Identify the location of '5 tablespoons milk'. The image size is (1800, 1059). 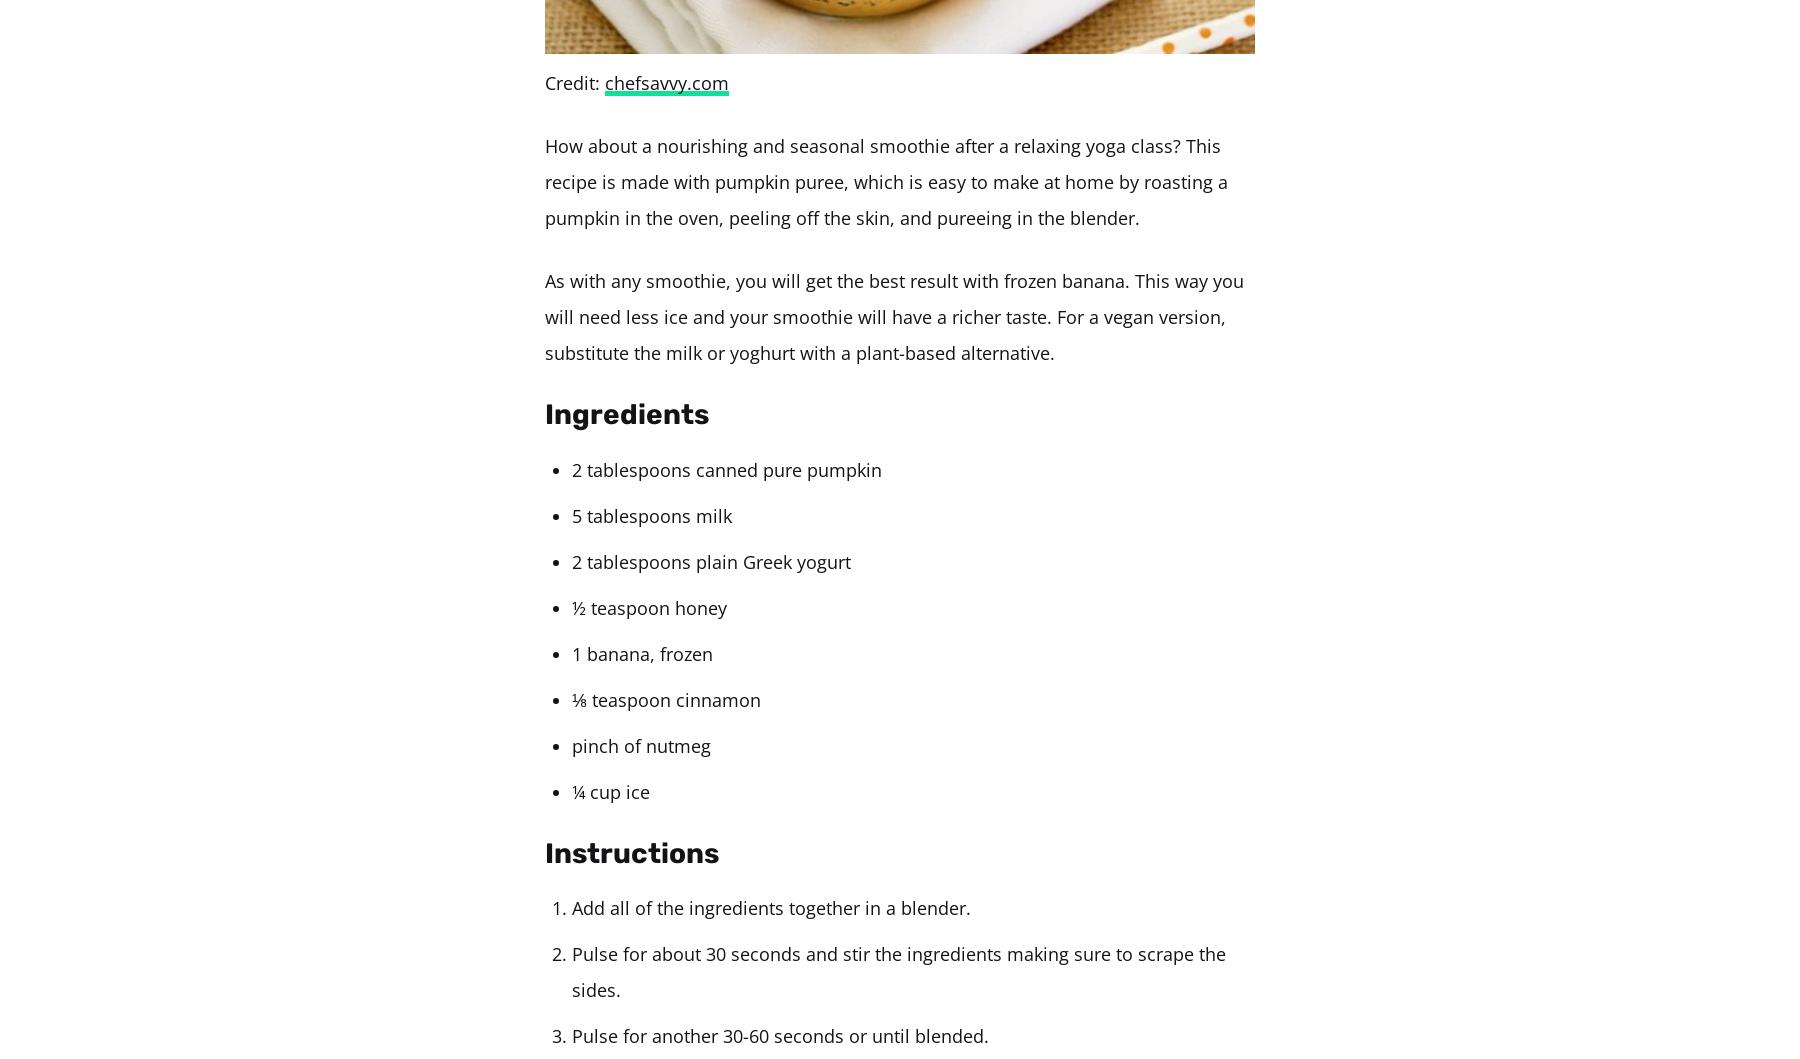
(572, 514).